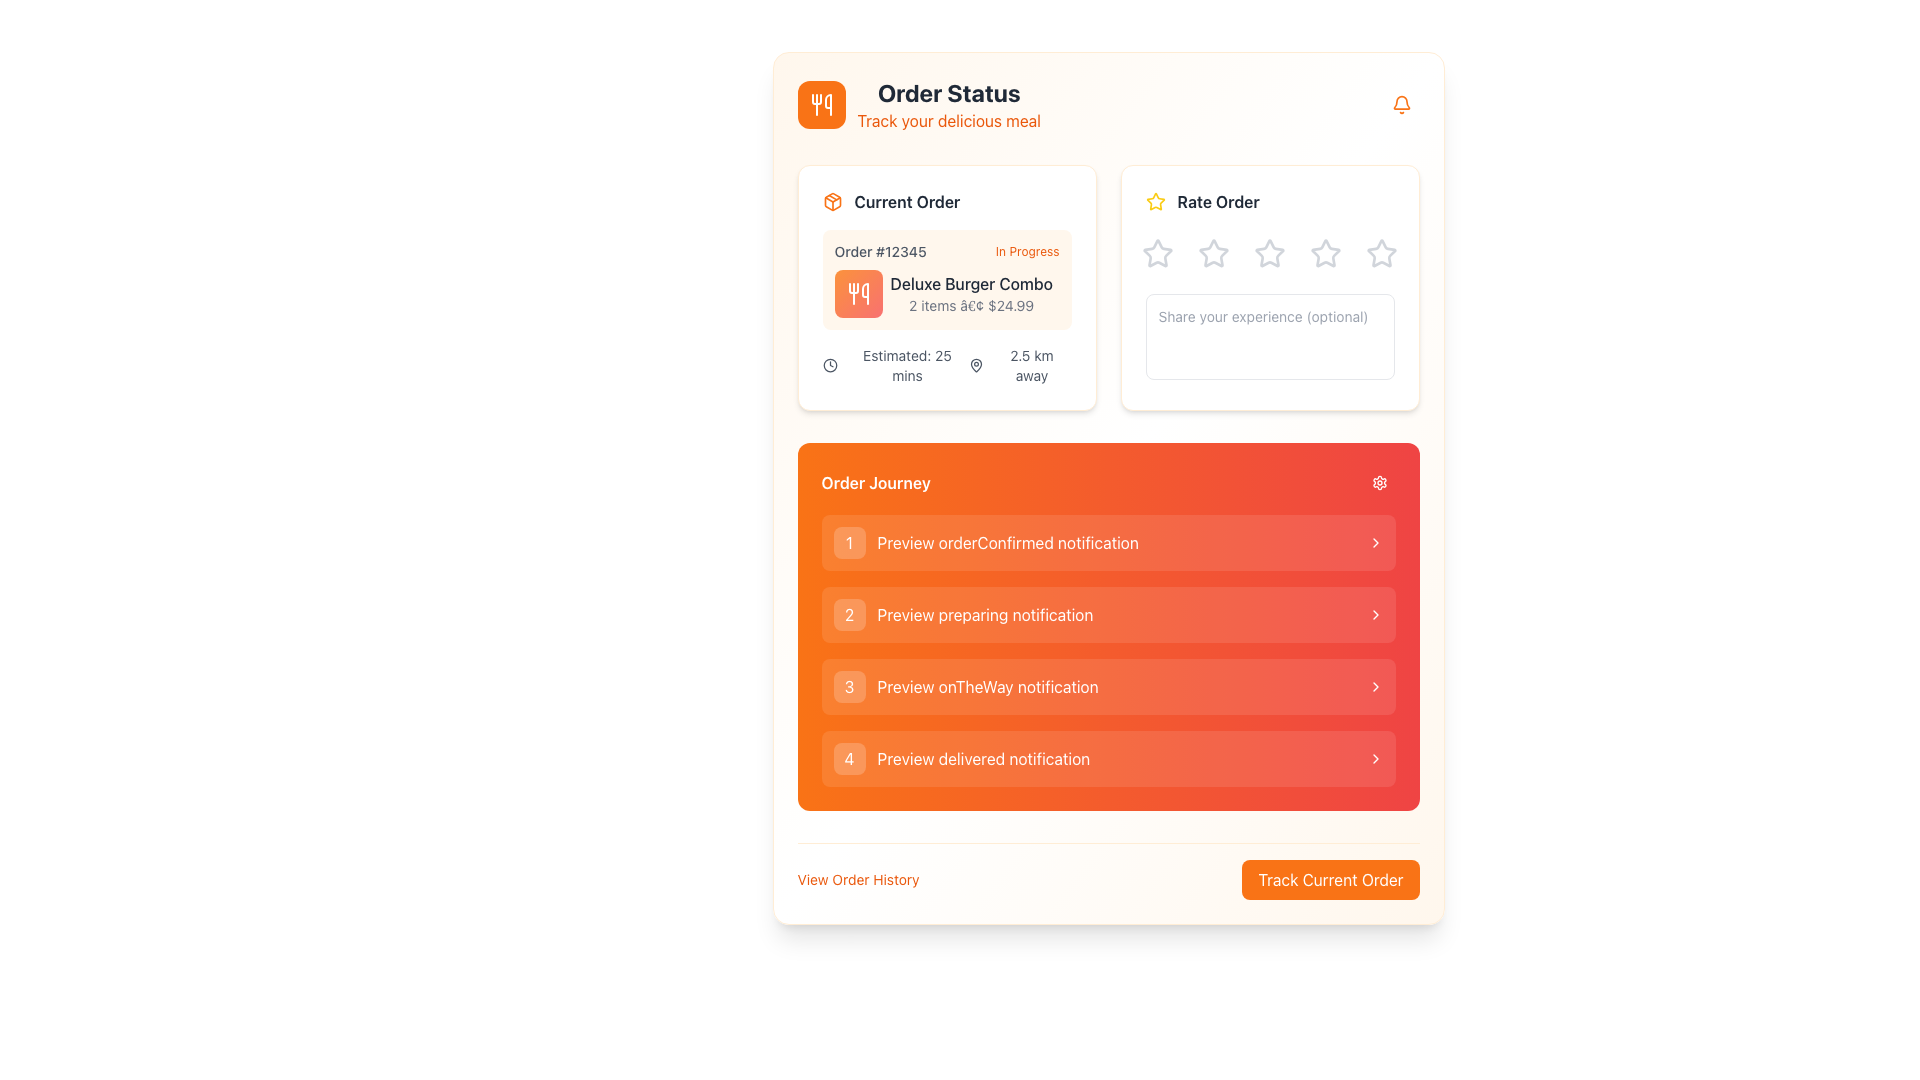 The width and height of the screenshot is (1920, 1080). Describe the element at coordinates (1400, 104) in the screenshot. I see `the notification bell icon located in the top-right corner of the 'Order Status' section` at that location.